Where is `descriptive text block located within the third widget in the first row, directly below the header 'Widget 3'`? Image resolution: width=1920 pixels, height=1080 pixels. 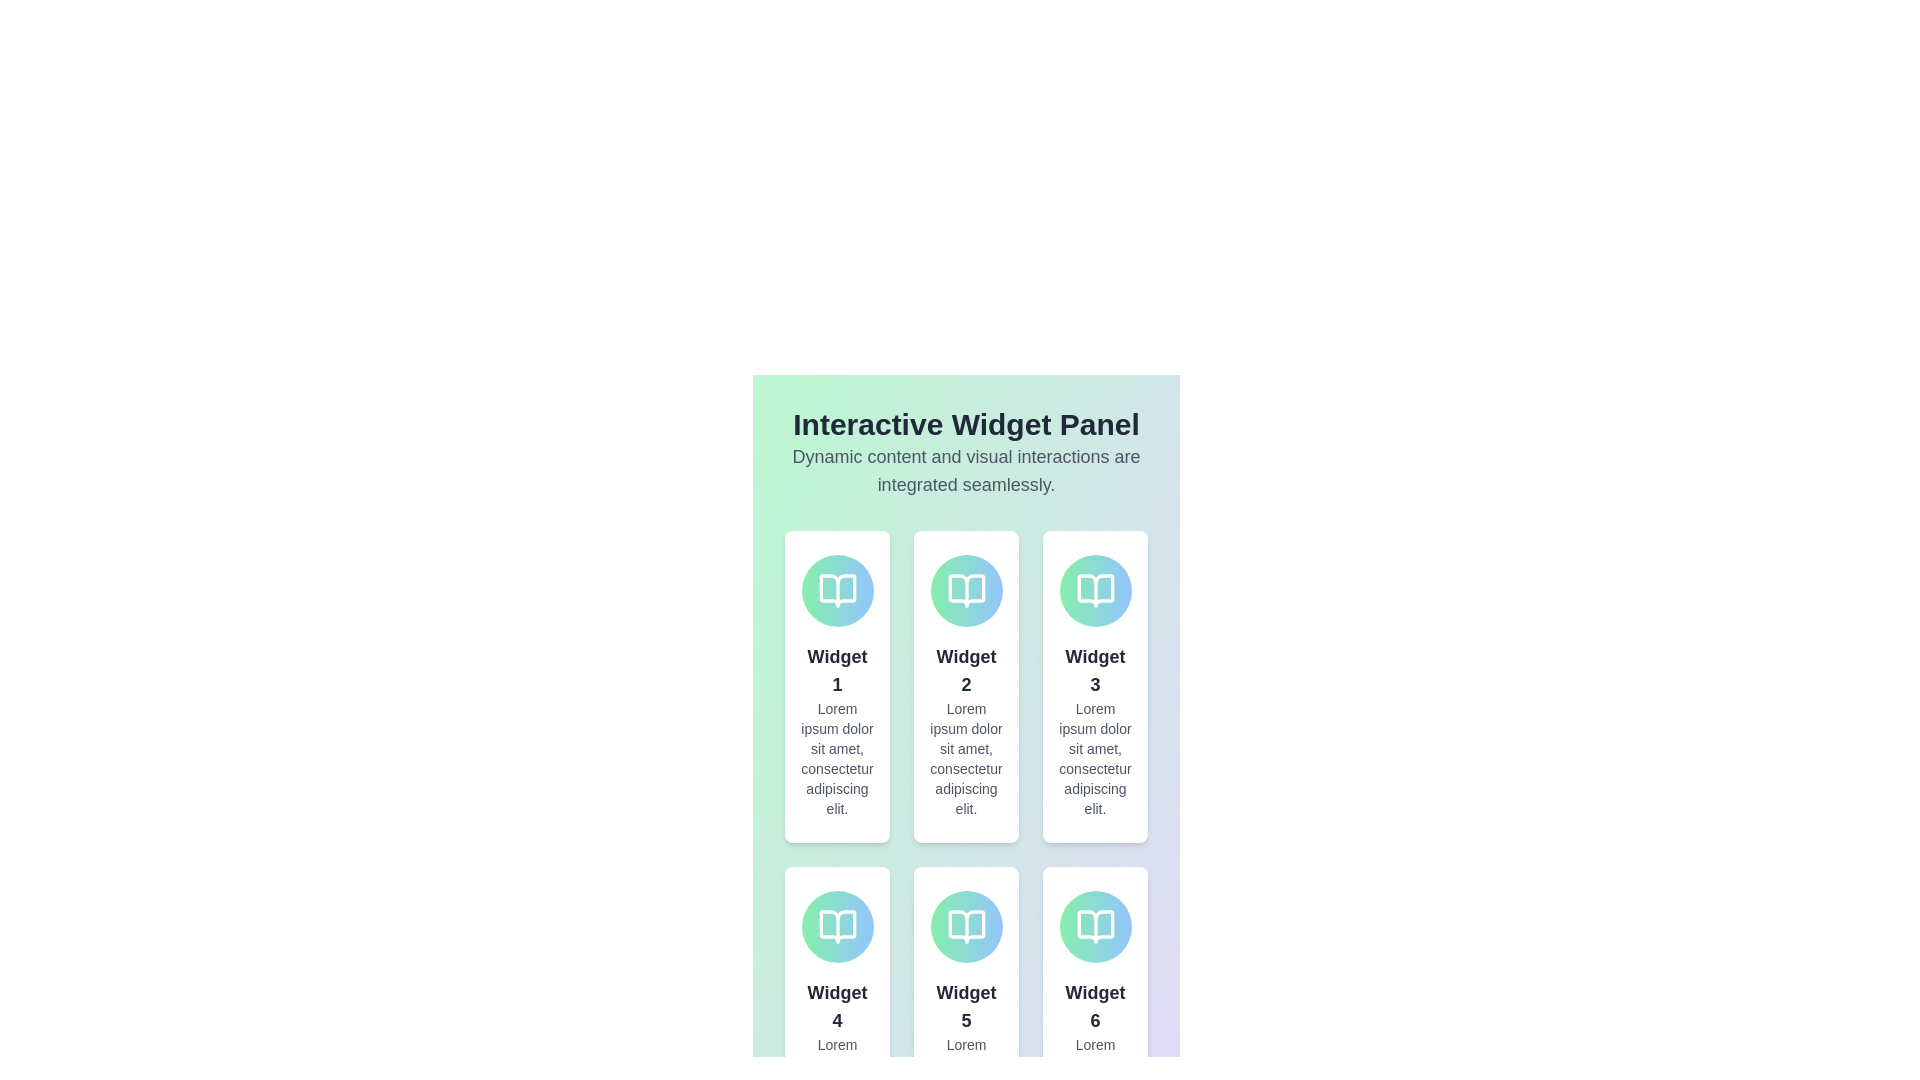 descriptive text block located within the third widget in the first row, directly below the header 'Widget 3' is located at coordinates (1094, 759).